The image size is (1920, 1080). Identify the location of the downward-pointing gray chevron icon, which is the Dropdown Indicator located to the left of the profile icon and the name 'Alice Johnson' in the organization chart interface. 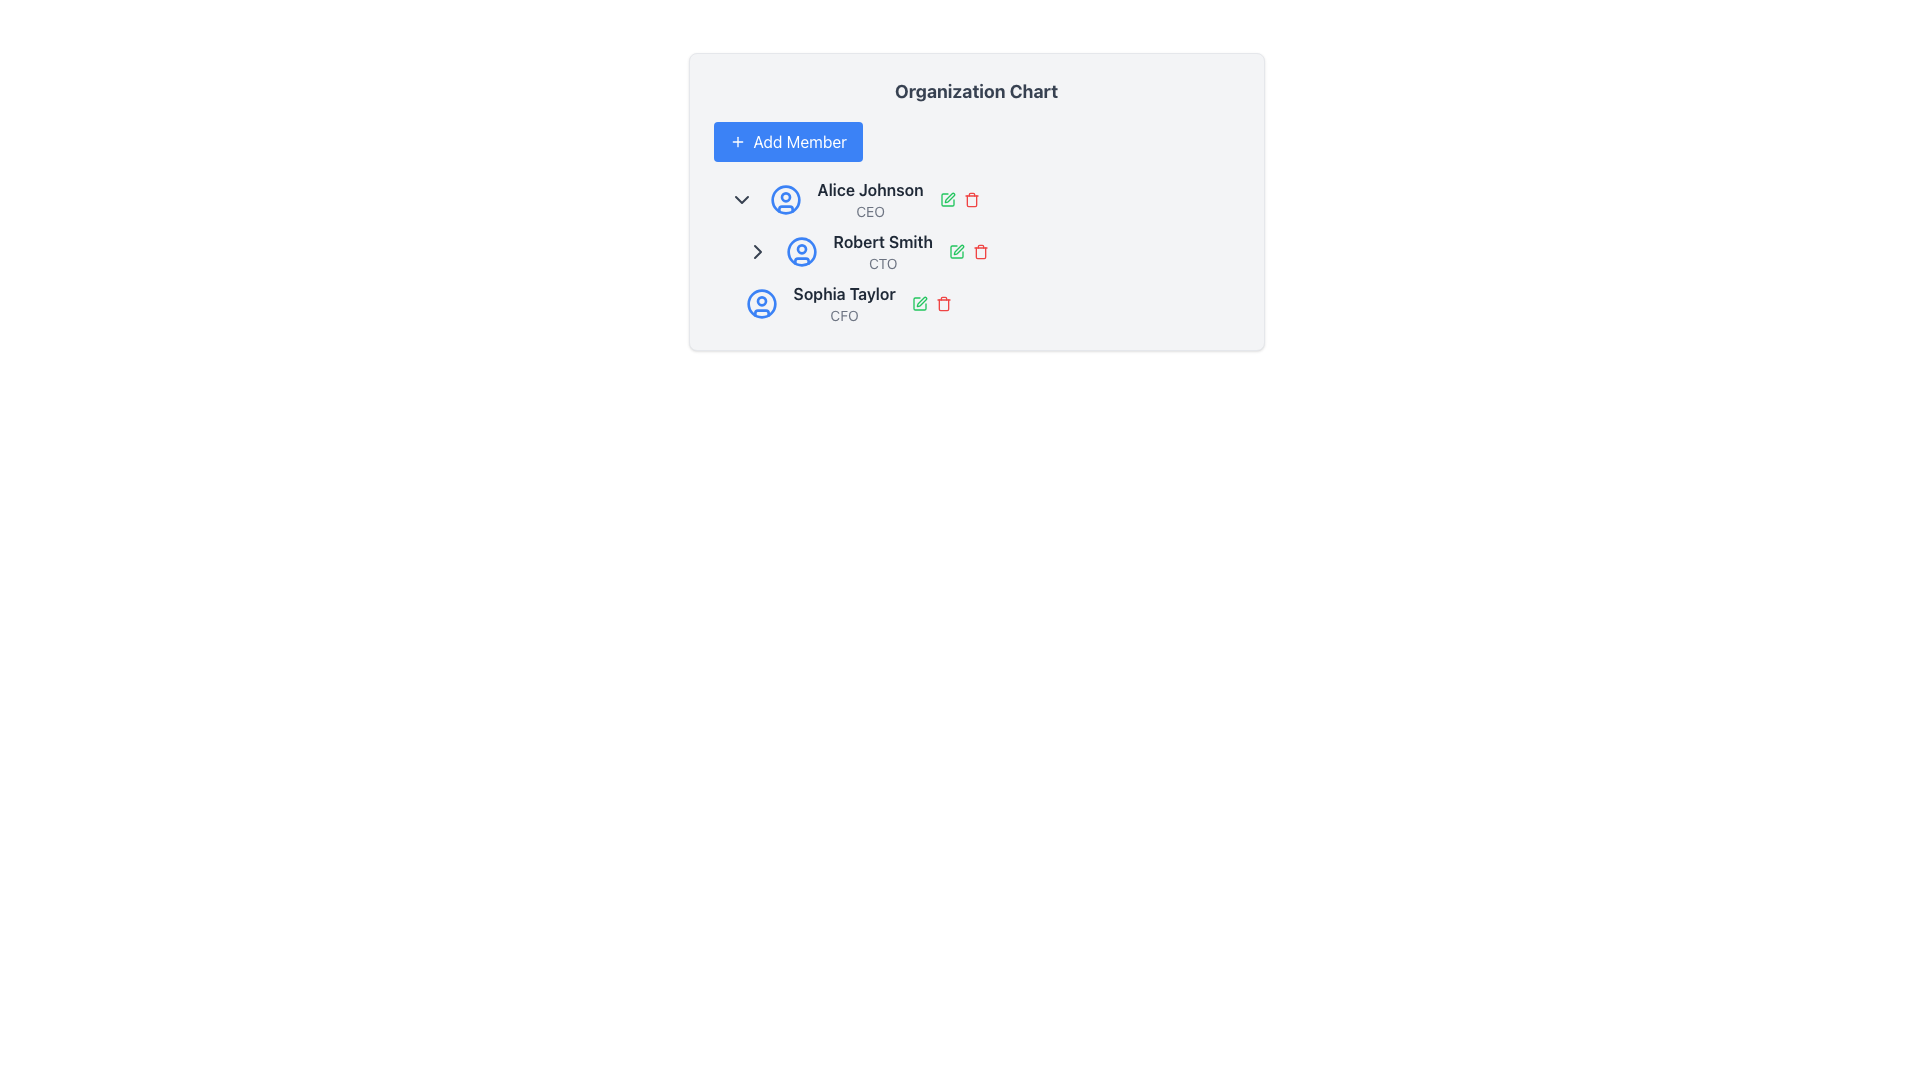
(740, 200).